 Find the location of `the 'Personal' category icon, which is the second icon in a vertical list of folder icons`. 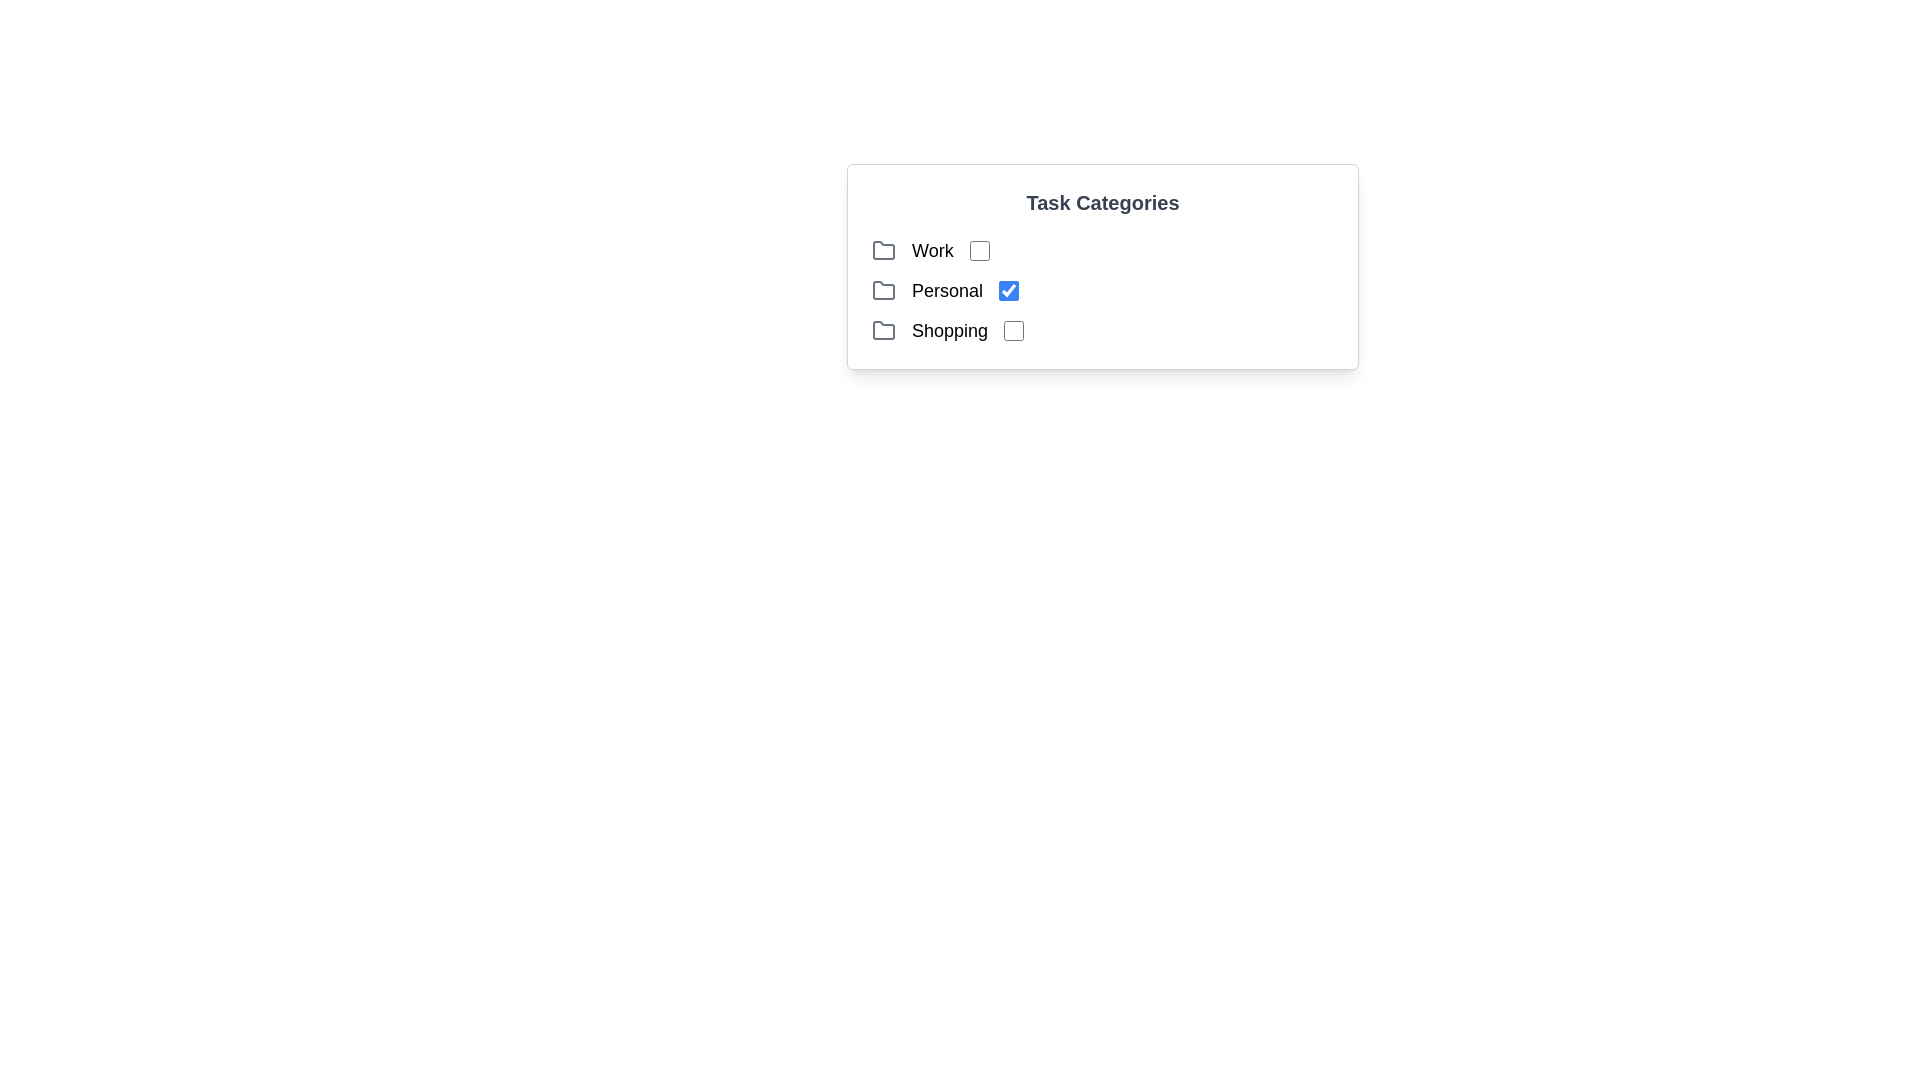

the 'Personal' category icon, which is the second icon in a vertical list of folder icons is located at coordinates (882, 290).